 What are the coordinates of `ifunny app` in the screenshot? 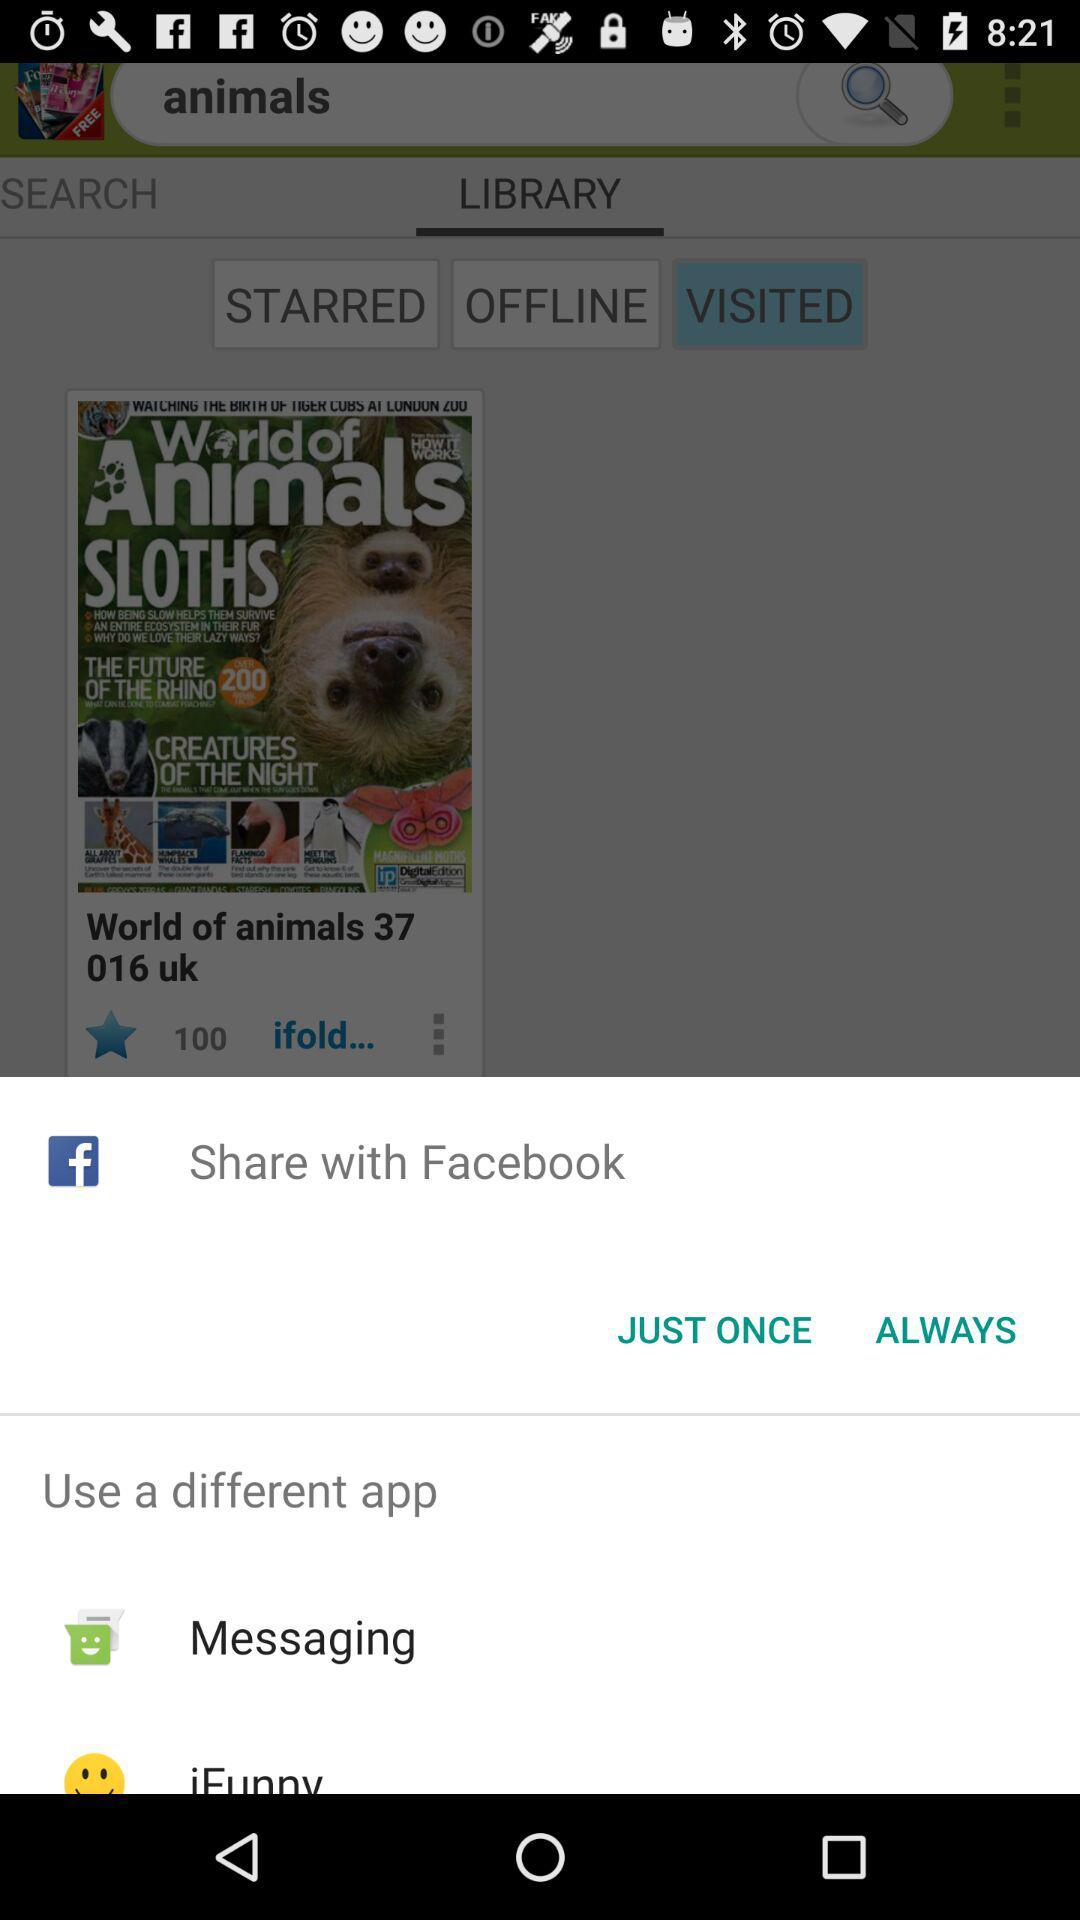 It's located at (255, 1772).